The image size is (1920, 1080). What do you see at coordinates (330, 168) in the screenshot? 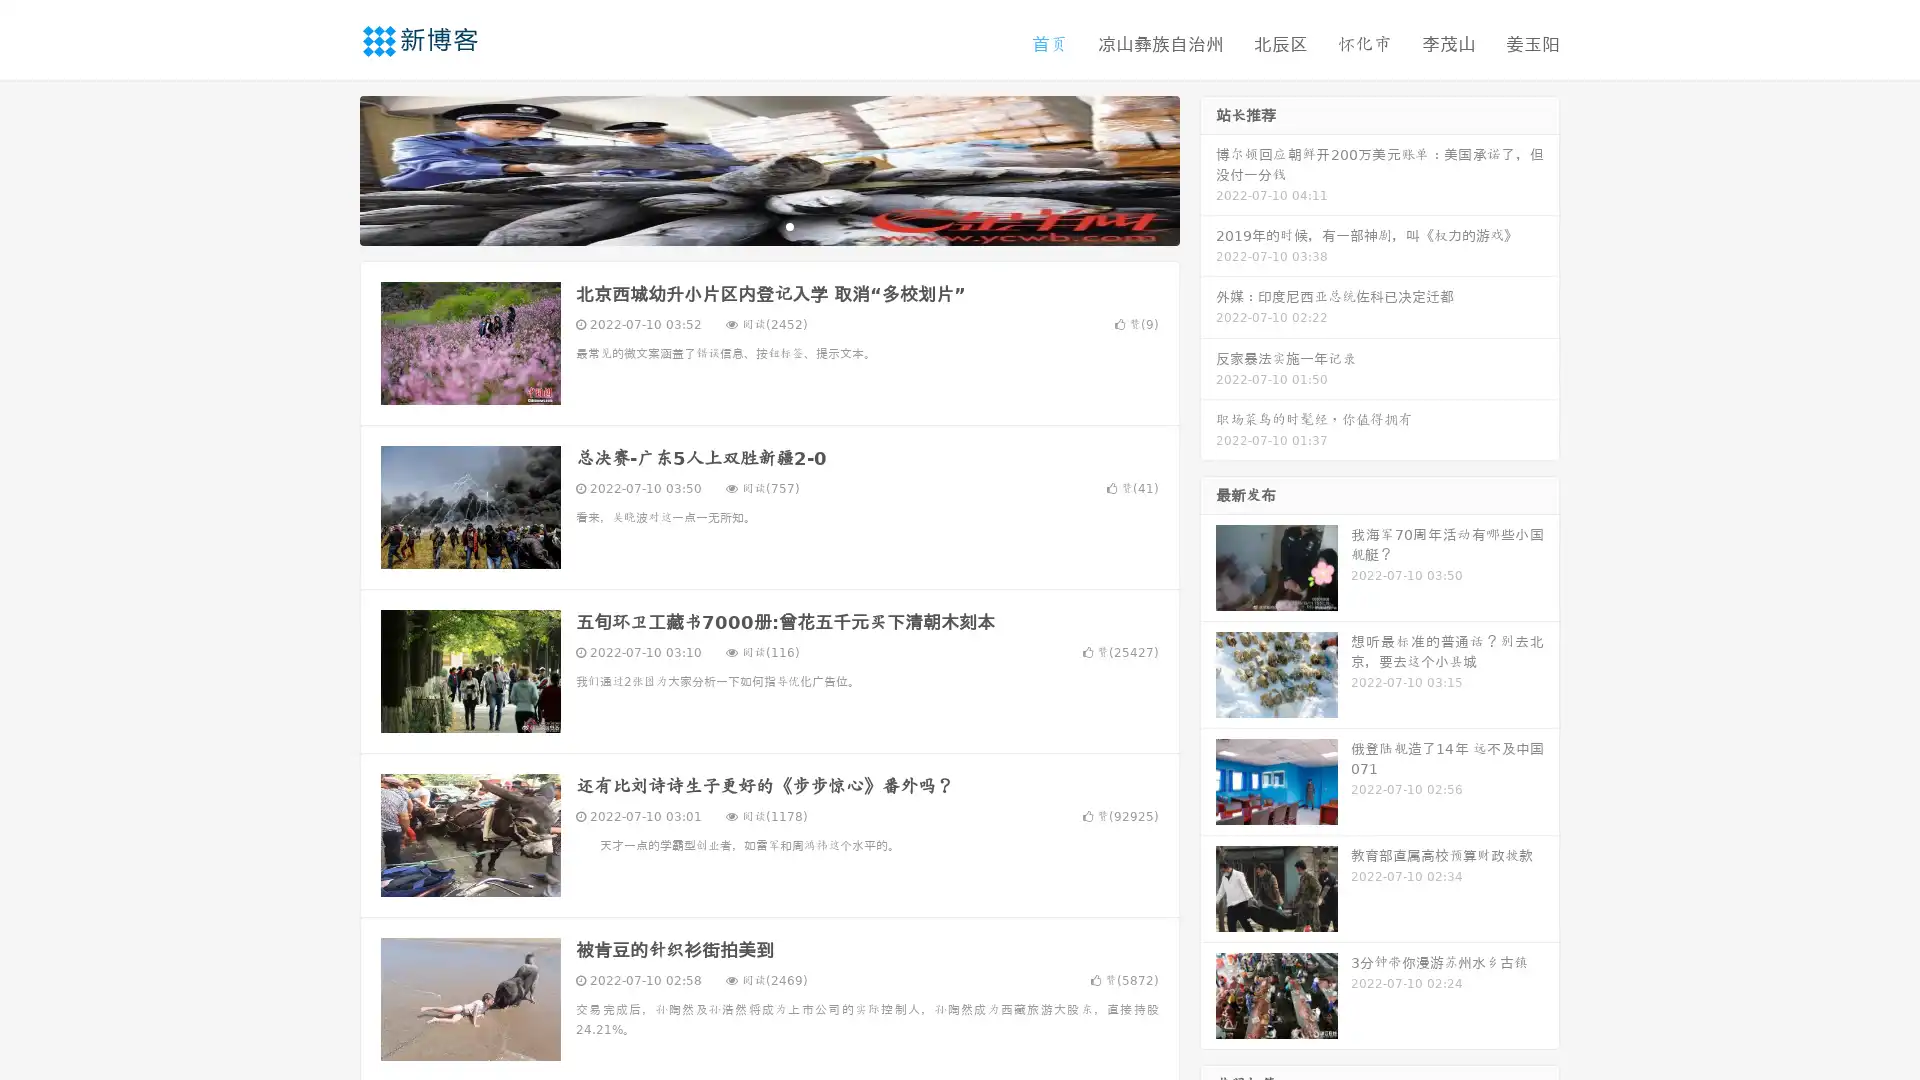
I see `Previous slide` at bounding box center [330, 168].